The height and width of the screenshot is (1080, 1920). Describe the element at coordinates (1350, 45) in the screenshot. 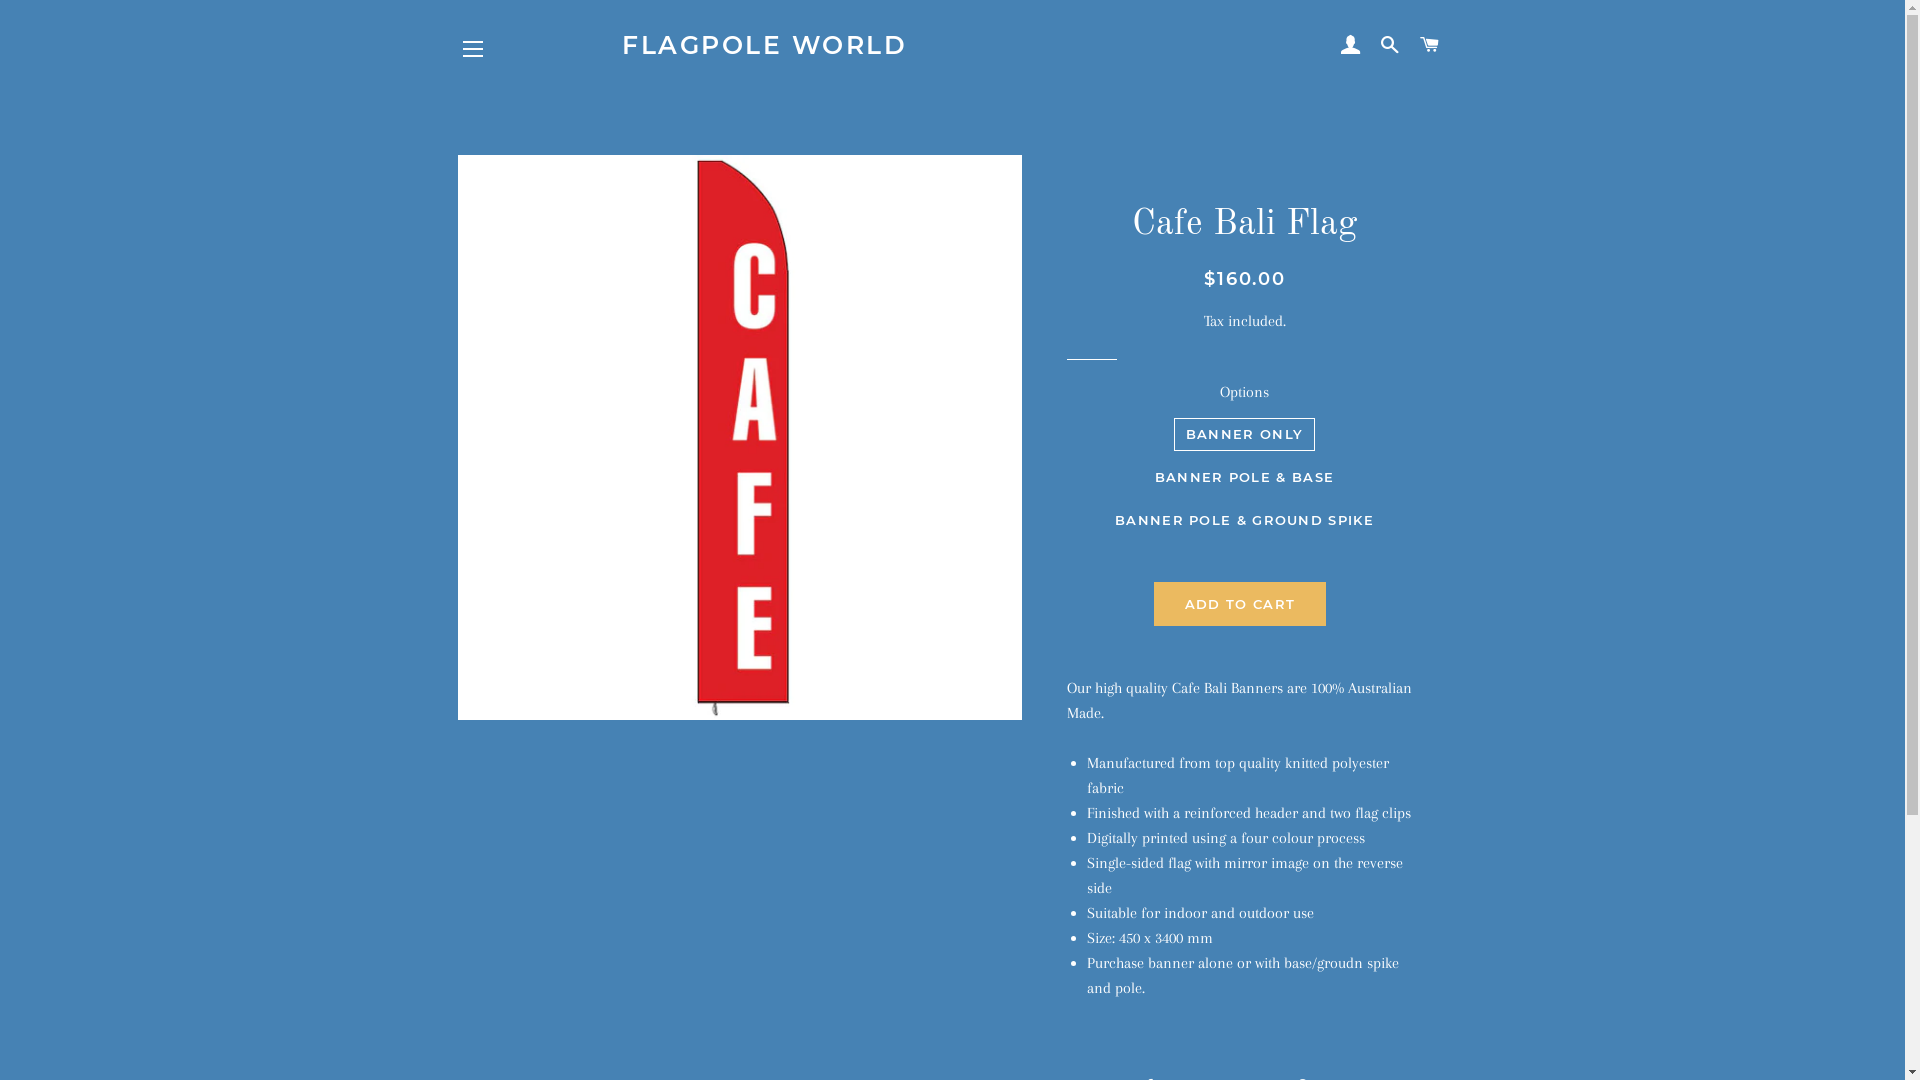

I see `'LOG IN'` at that location.